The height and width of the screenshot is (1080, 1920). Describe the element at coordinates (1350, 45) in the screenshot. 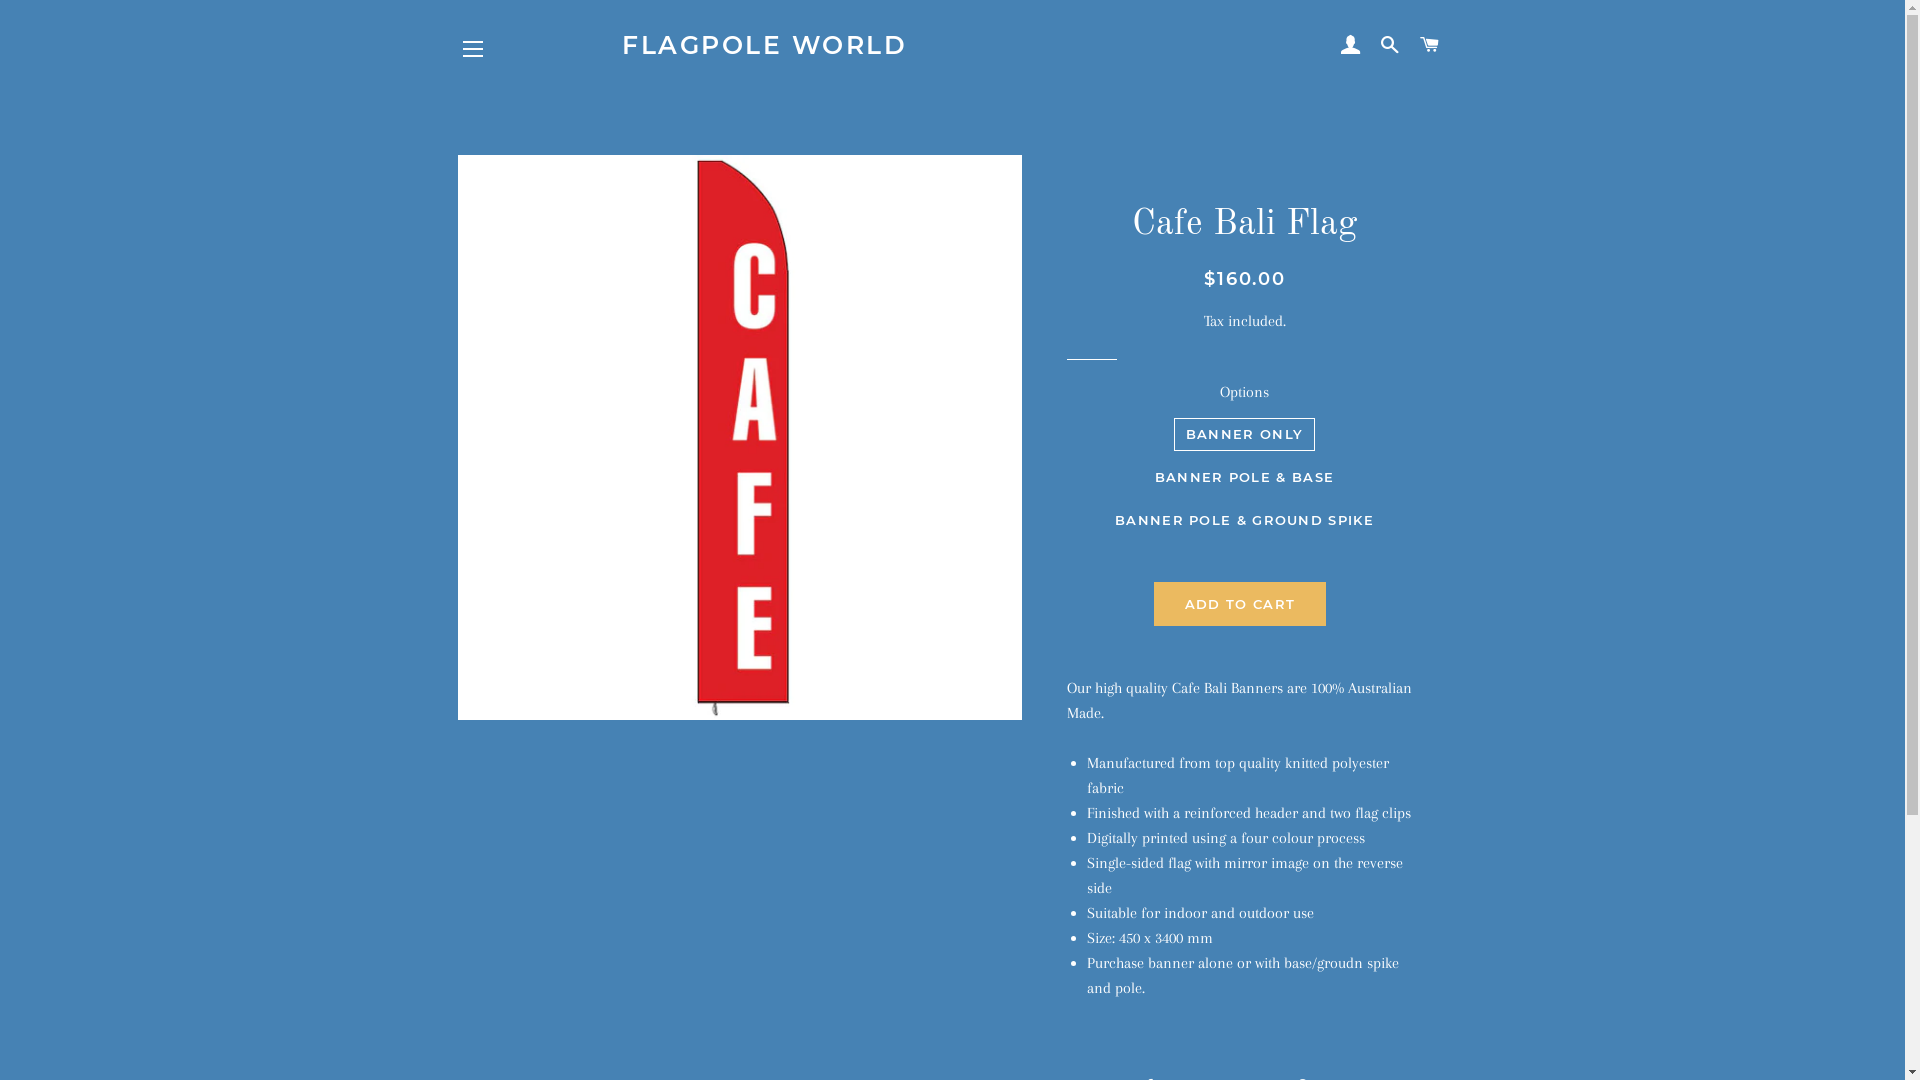

I see `'LOG IN'` at that location.